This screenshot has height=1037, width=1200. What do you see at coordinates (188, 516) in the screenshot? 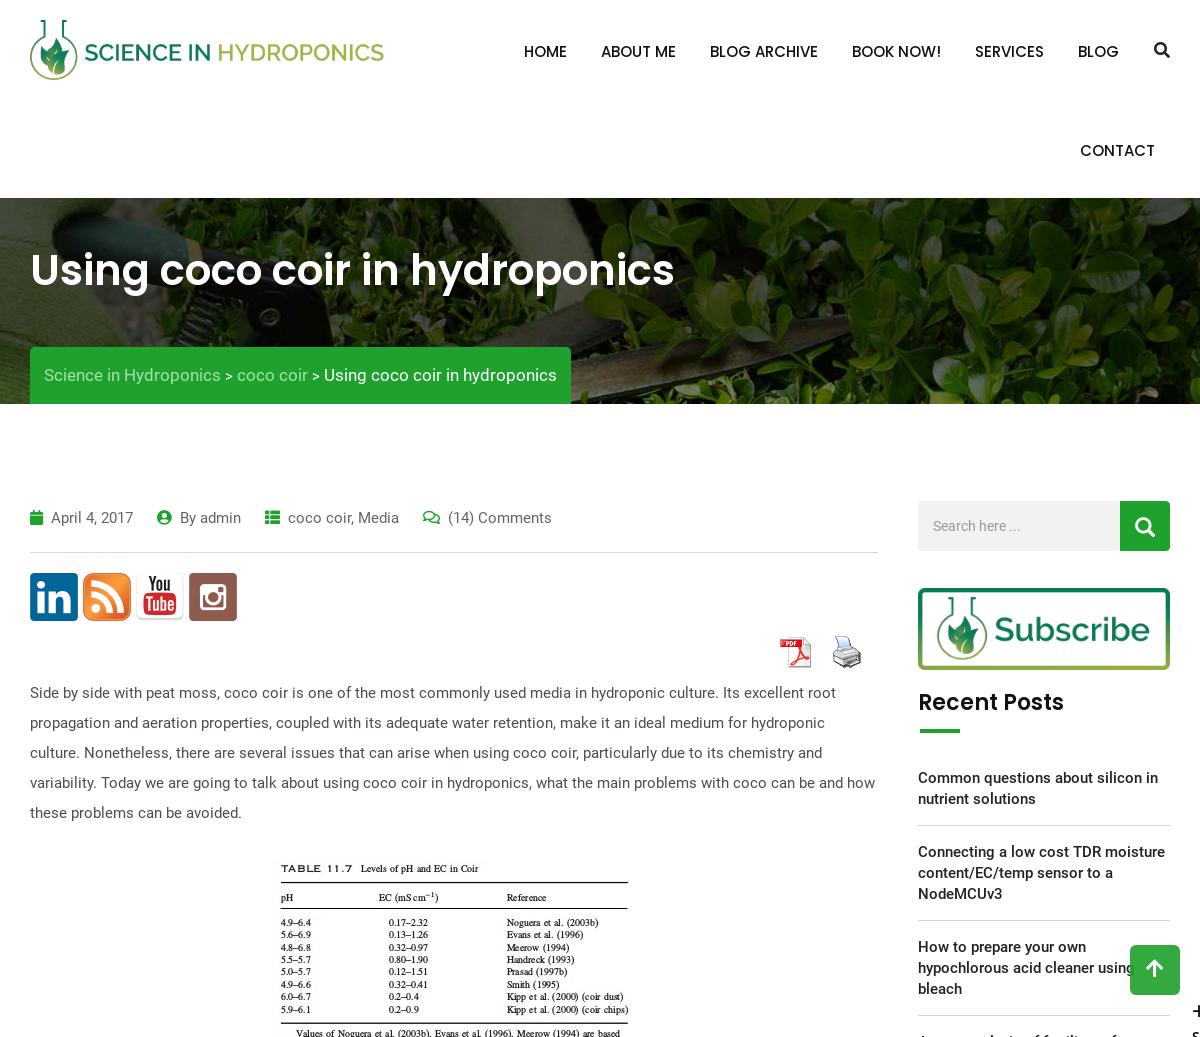
I see `'By'` at bounding box center [188, 516].